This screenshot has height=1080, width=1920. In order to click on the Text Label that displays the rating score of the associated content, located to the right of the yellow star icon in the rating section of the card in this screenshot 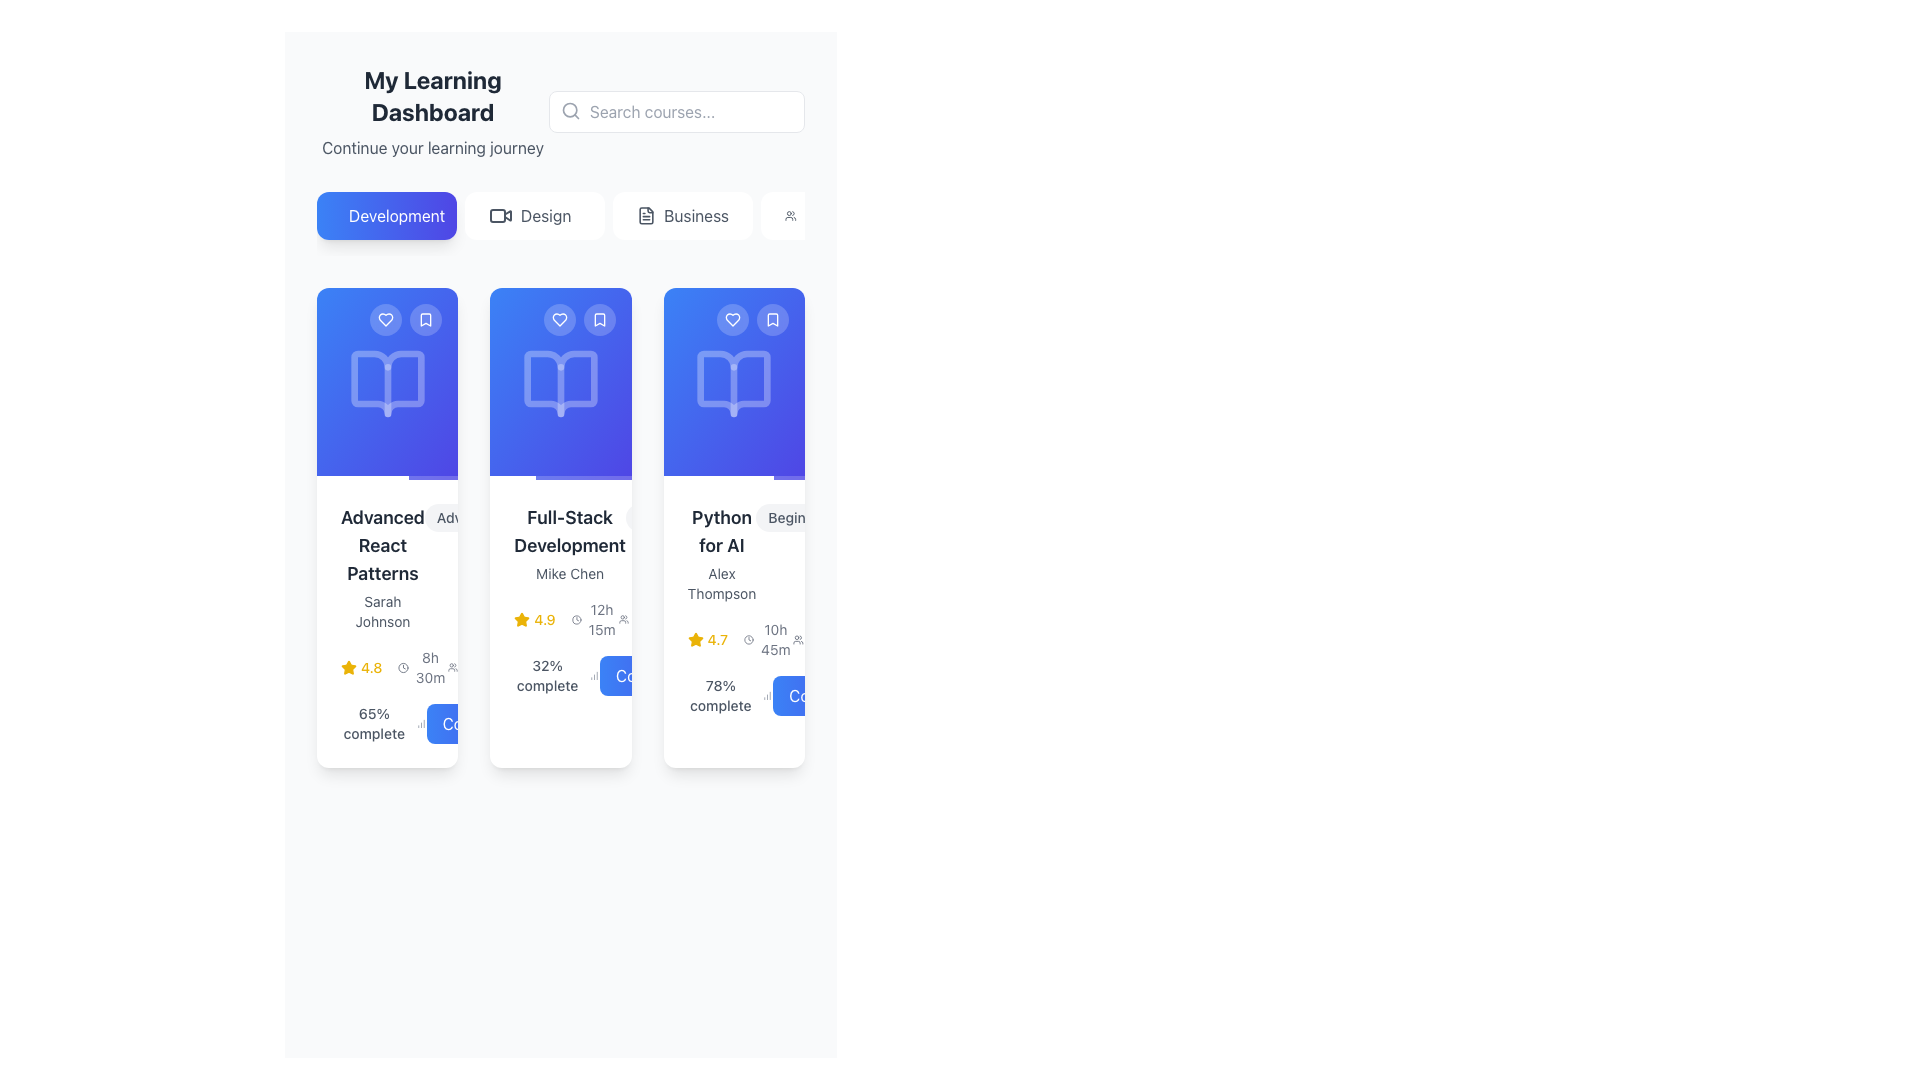, I will do `click(371, 667)`.